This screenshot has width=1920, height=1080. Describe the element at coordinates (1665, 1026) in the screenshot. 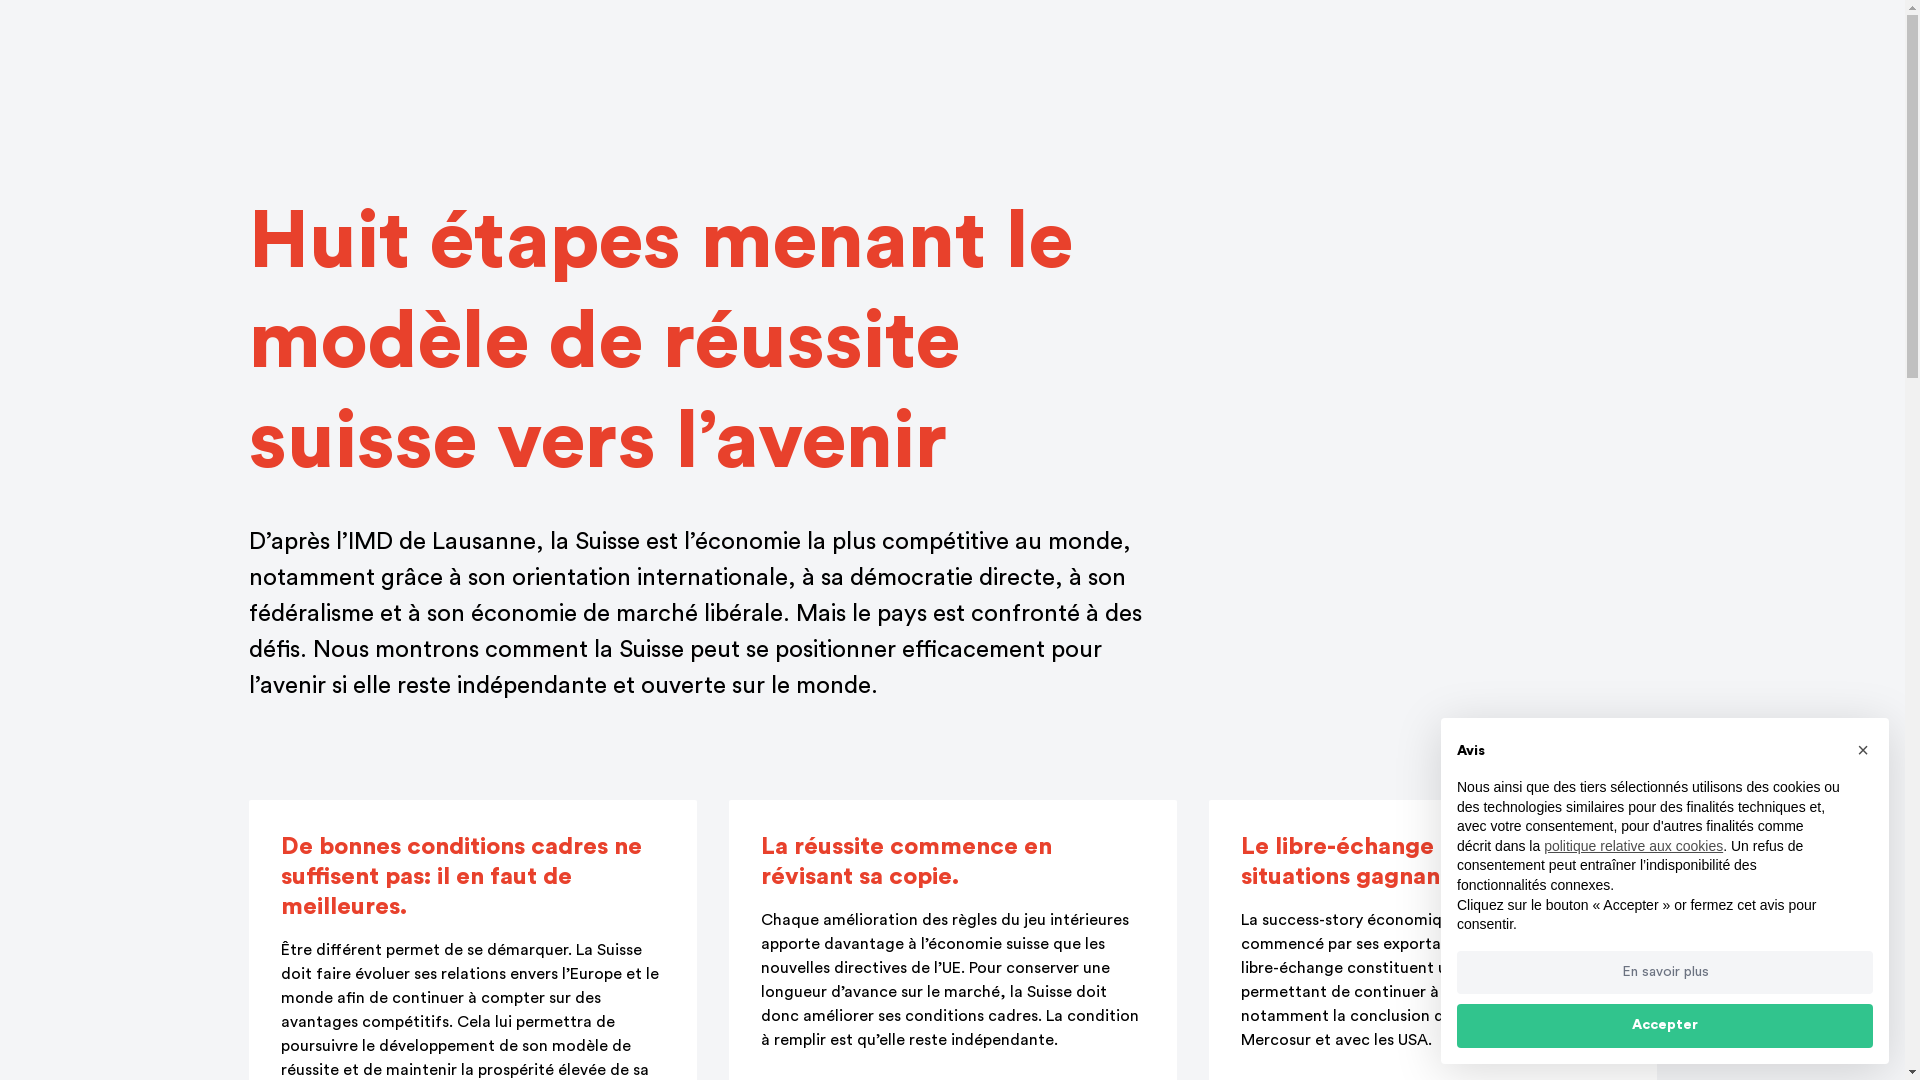

I see `'Accepter'` at that location.